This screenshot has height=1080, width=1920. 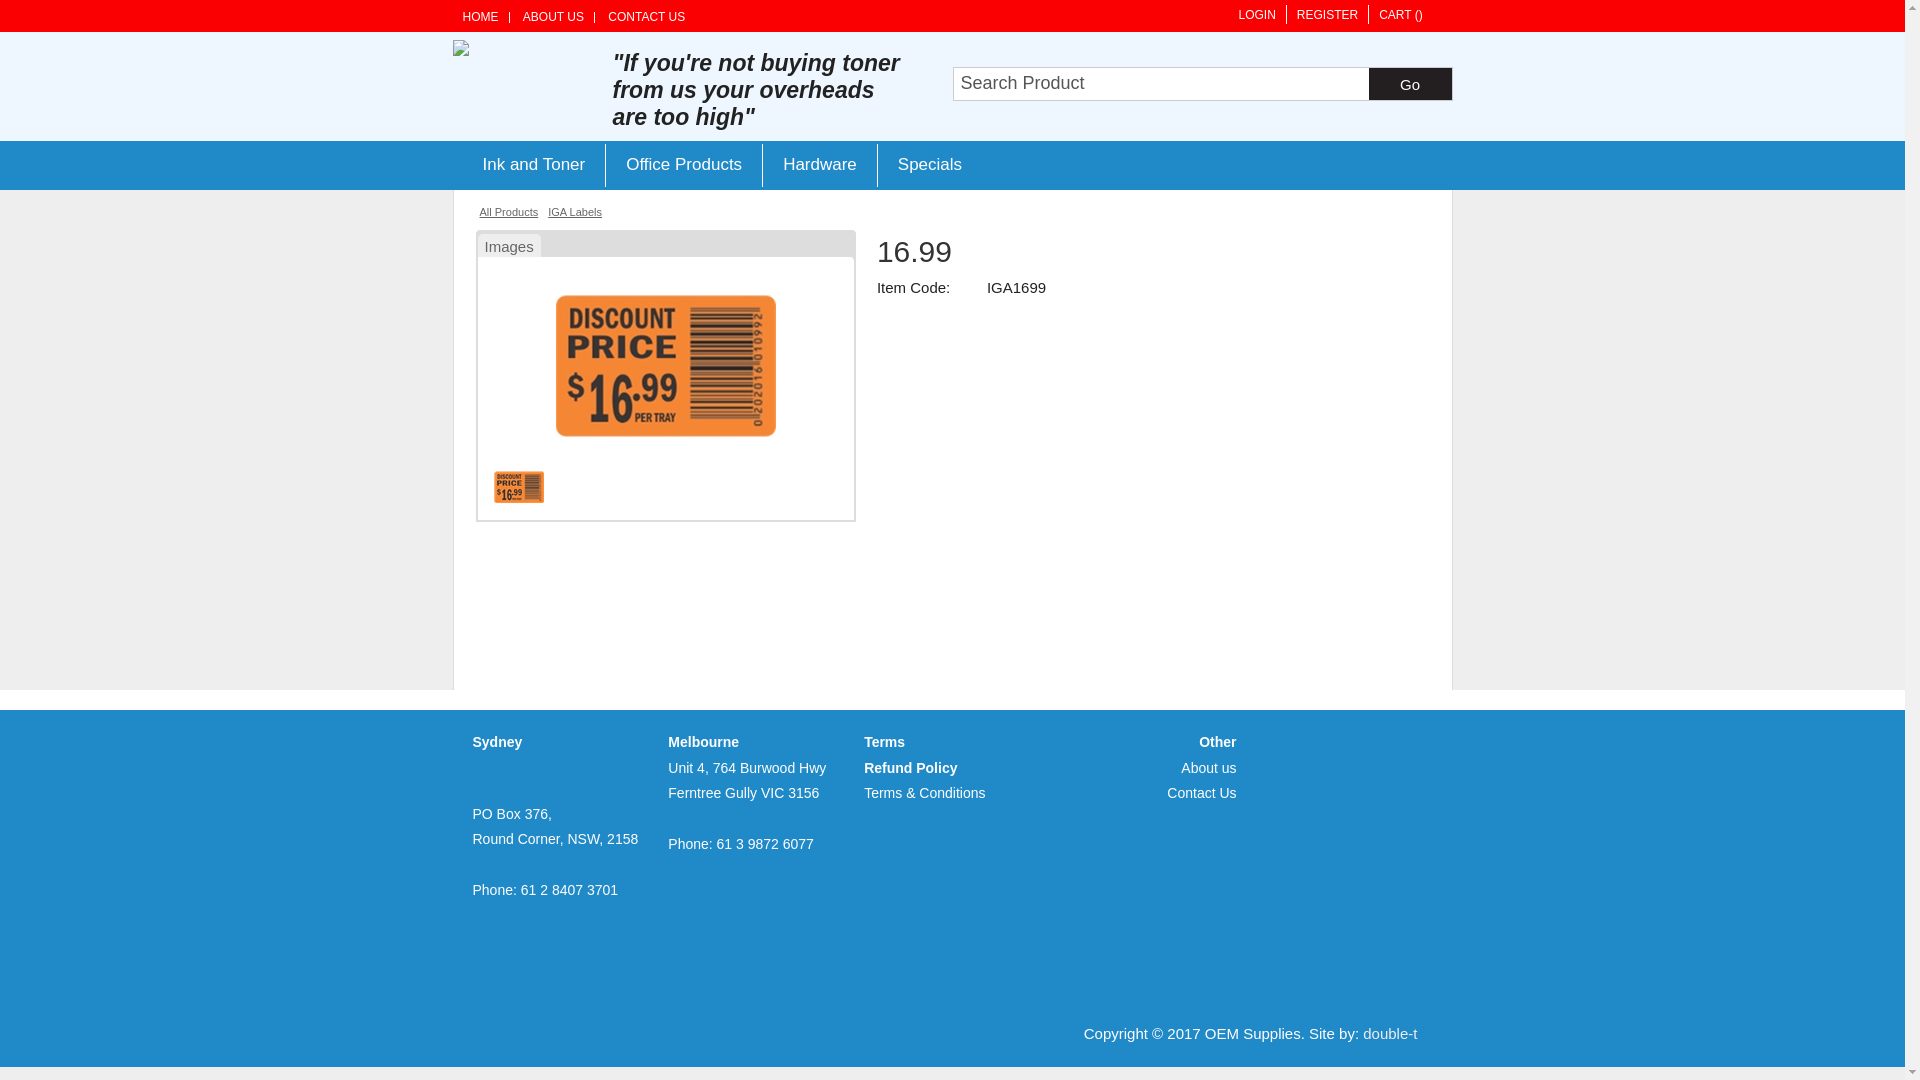 I want to click on 'Specials', so click(x=928, y=164).